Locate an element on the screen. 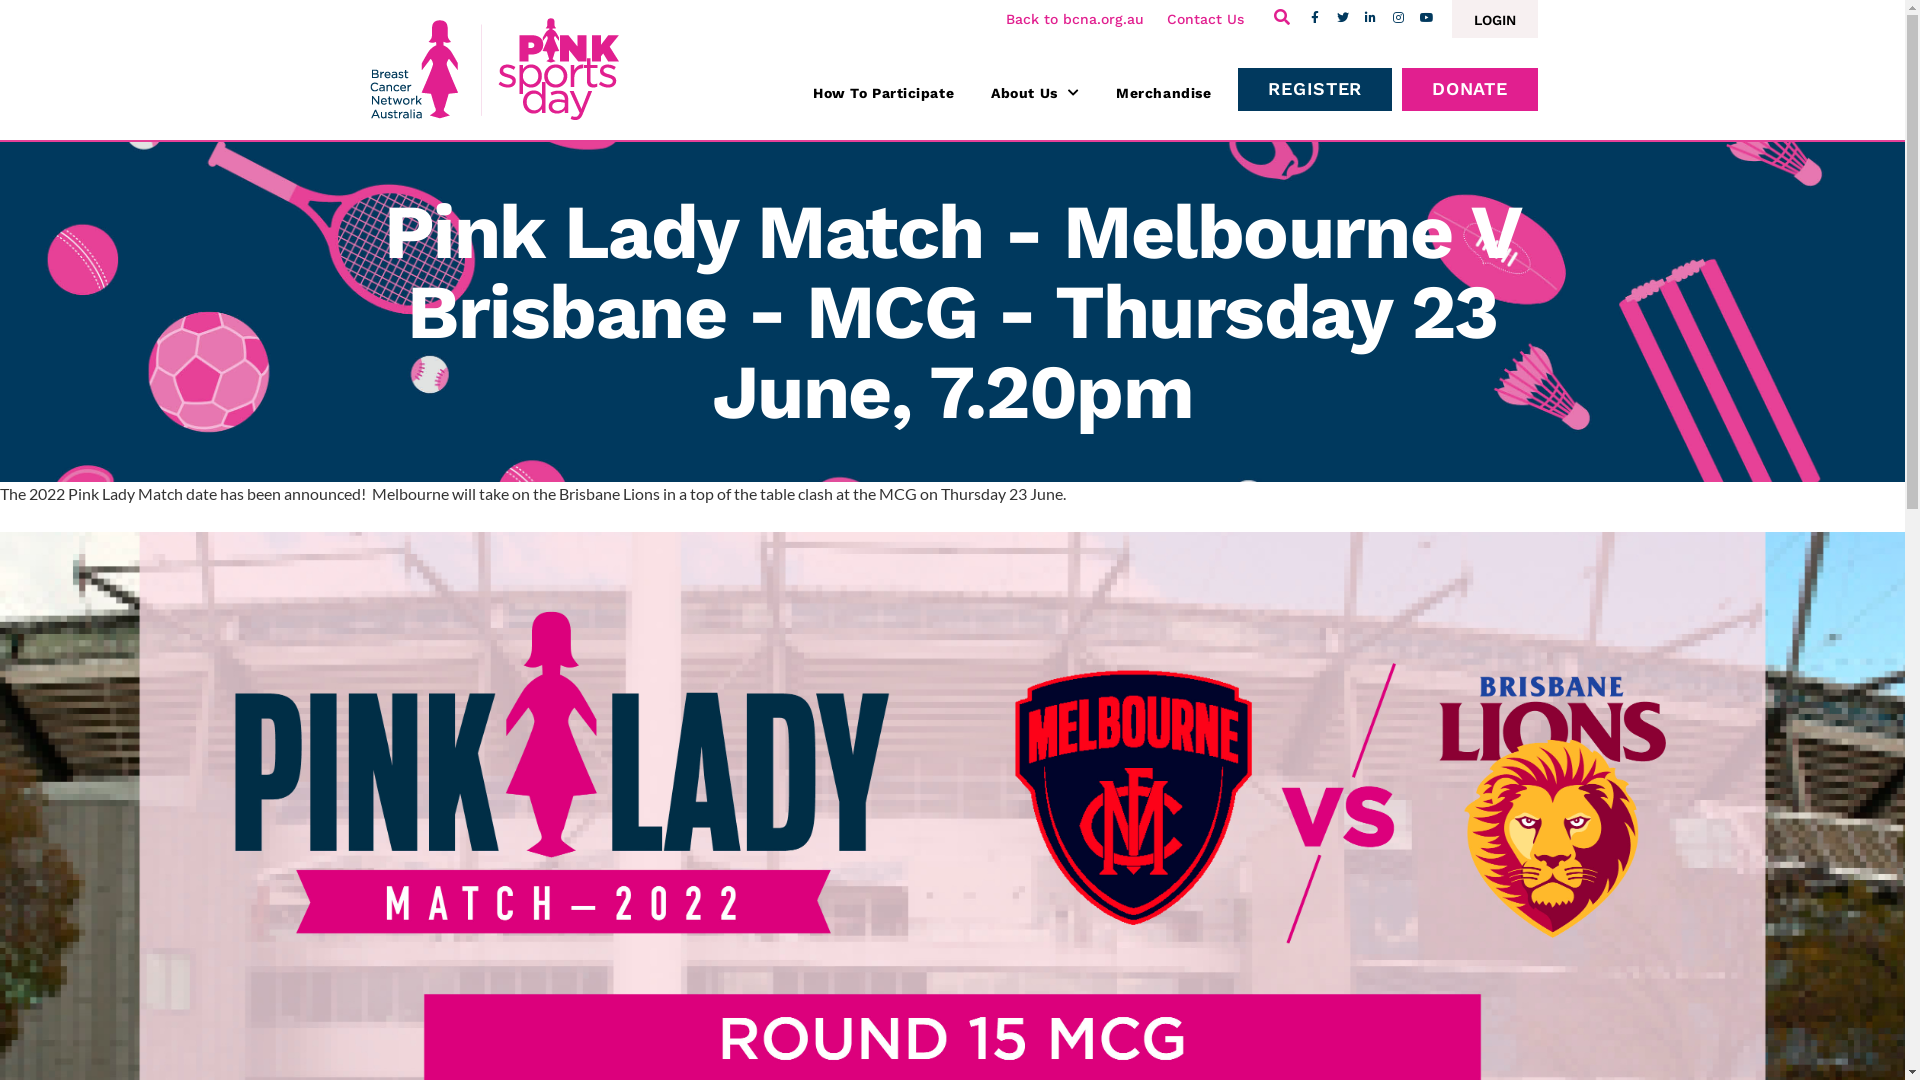 This screenshot has width=1920, height=1080. 'Merchandise' is located at coordinates (1163, 92).